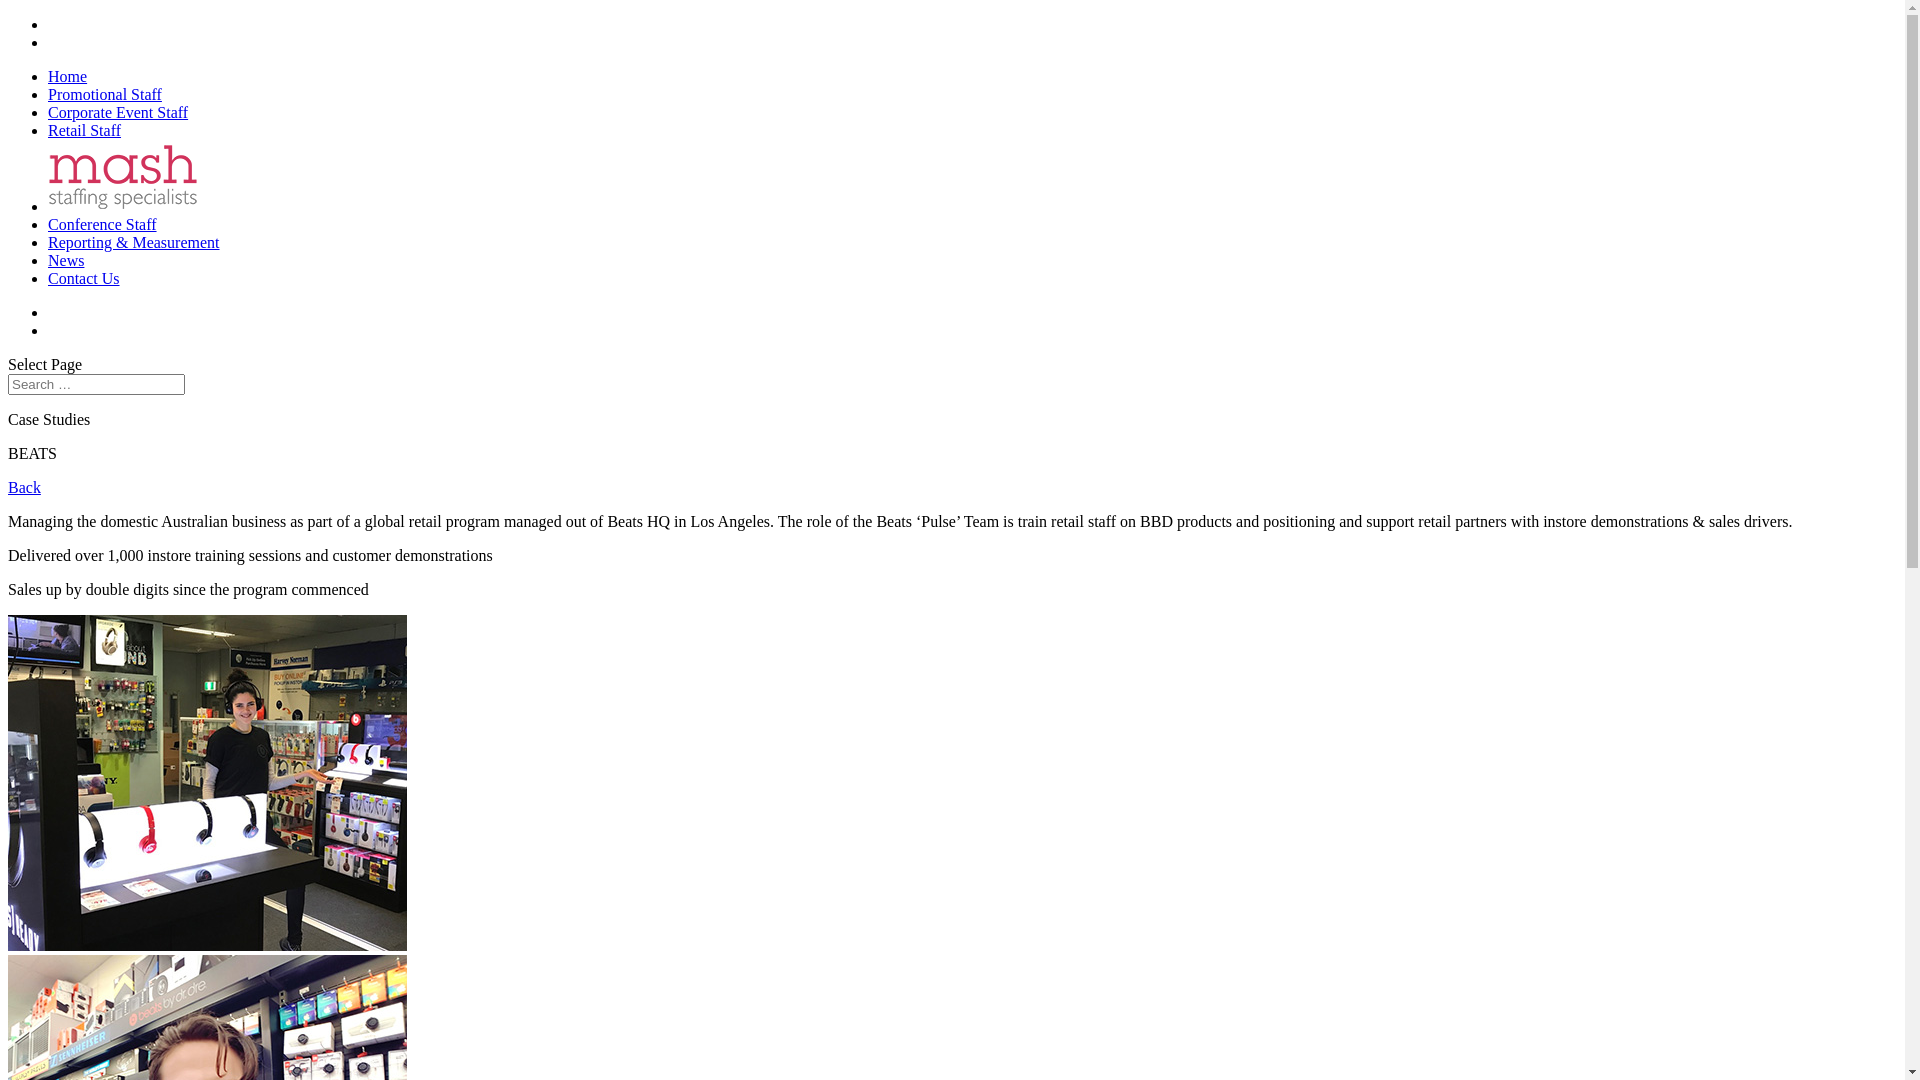 The height and width of the screenshot is (1080, 1920). Describe the element at coordinates (104, 94) in the screenshot. I see `'Promotional Staff'` at that location.